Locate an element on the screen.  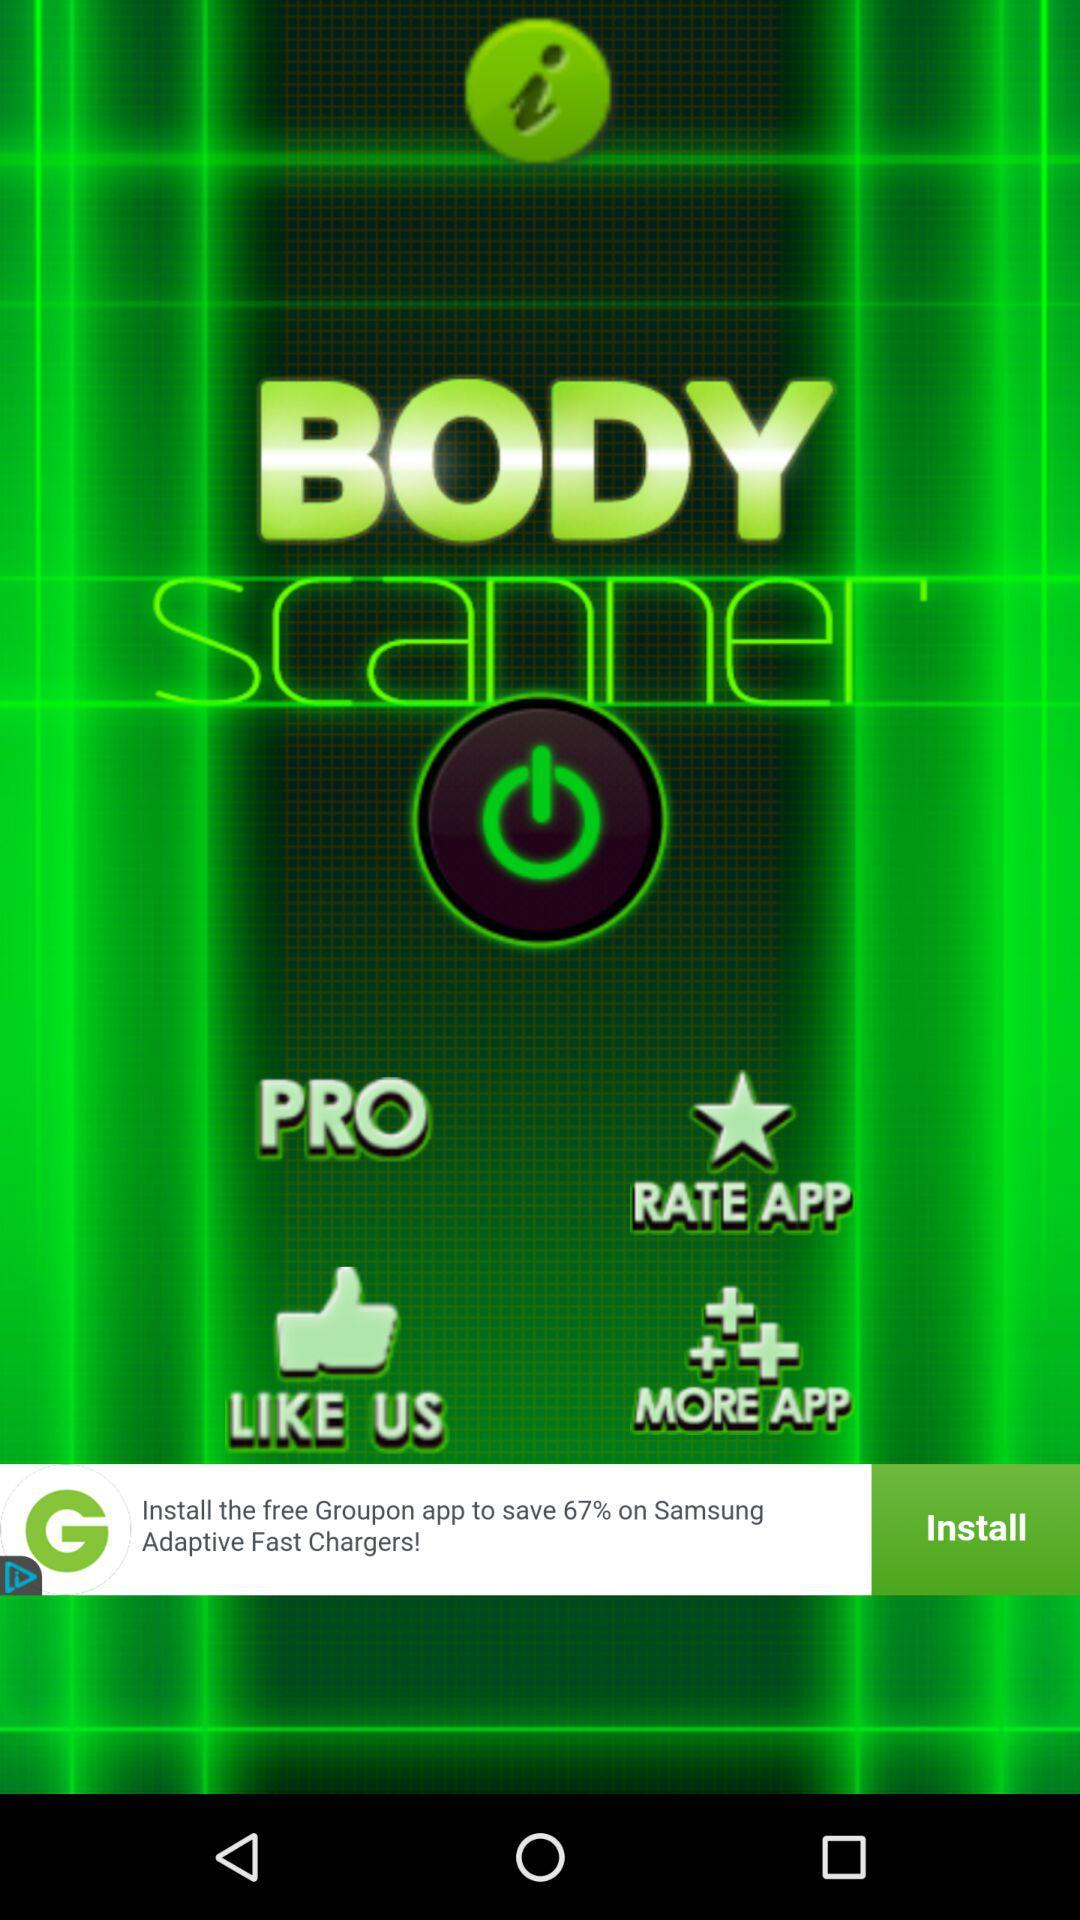
install app is located at coordinates (540, 1528).